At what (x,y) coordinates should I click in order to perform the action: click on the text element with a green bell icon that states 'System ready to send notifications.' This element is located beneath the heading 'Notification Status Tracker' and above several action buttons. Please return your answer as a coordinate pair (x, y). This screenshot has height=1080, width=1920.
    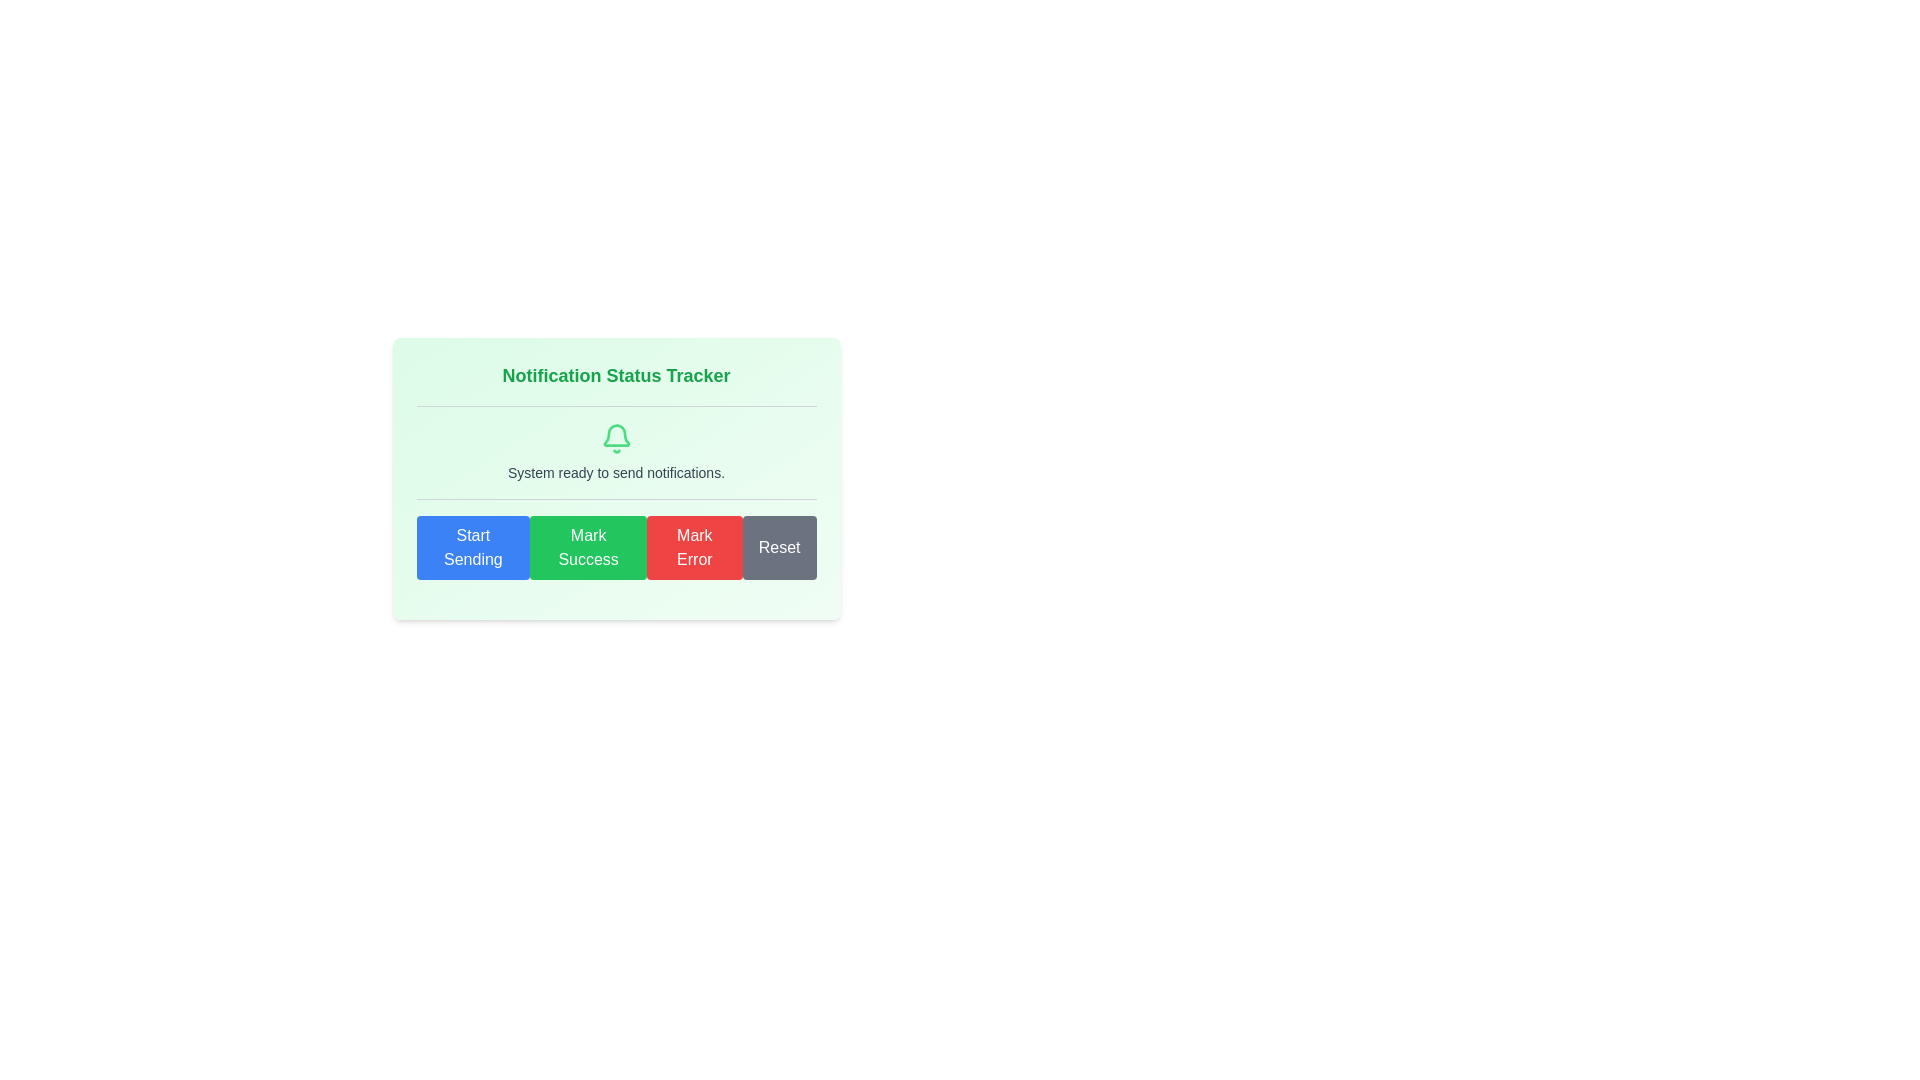
    Looking at the image, I should click on (615, 452).